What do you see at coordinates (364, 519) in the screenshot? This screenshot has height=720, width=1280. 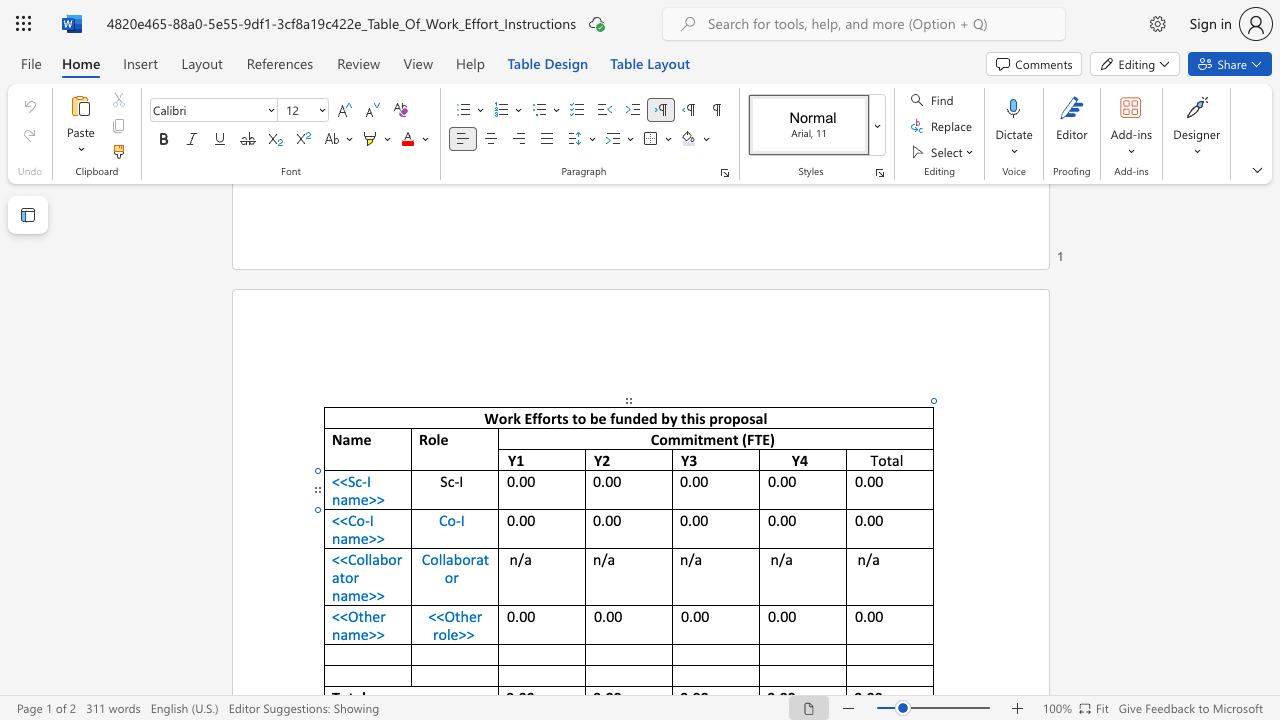 I see `the space between the continuous character "o" and "-" in the text` at bounding box center [364, 519].